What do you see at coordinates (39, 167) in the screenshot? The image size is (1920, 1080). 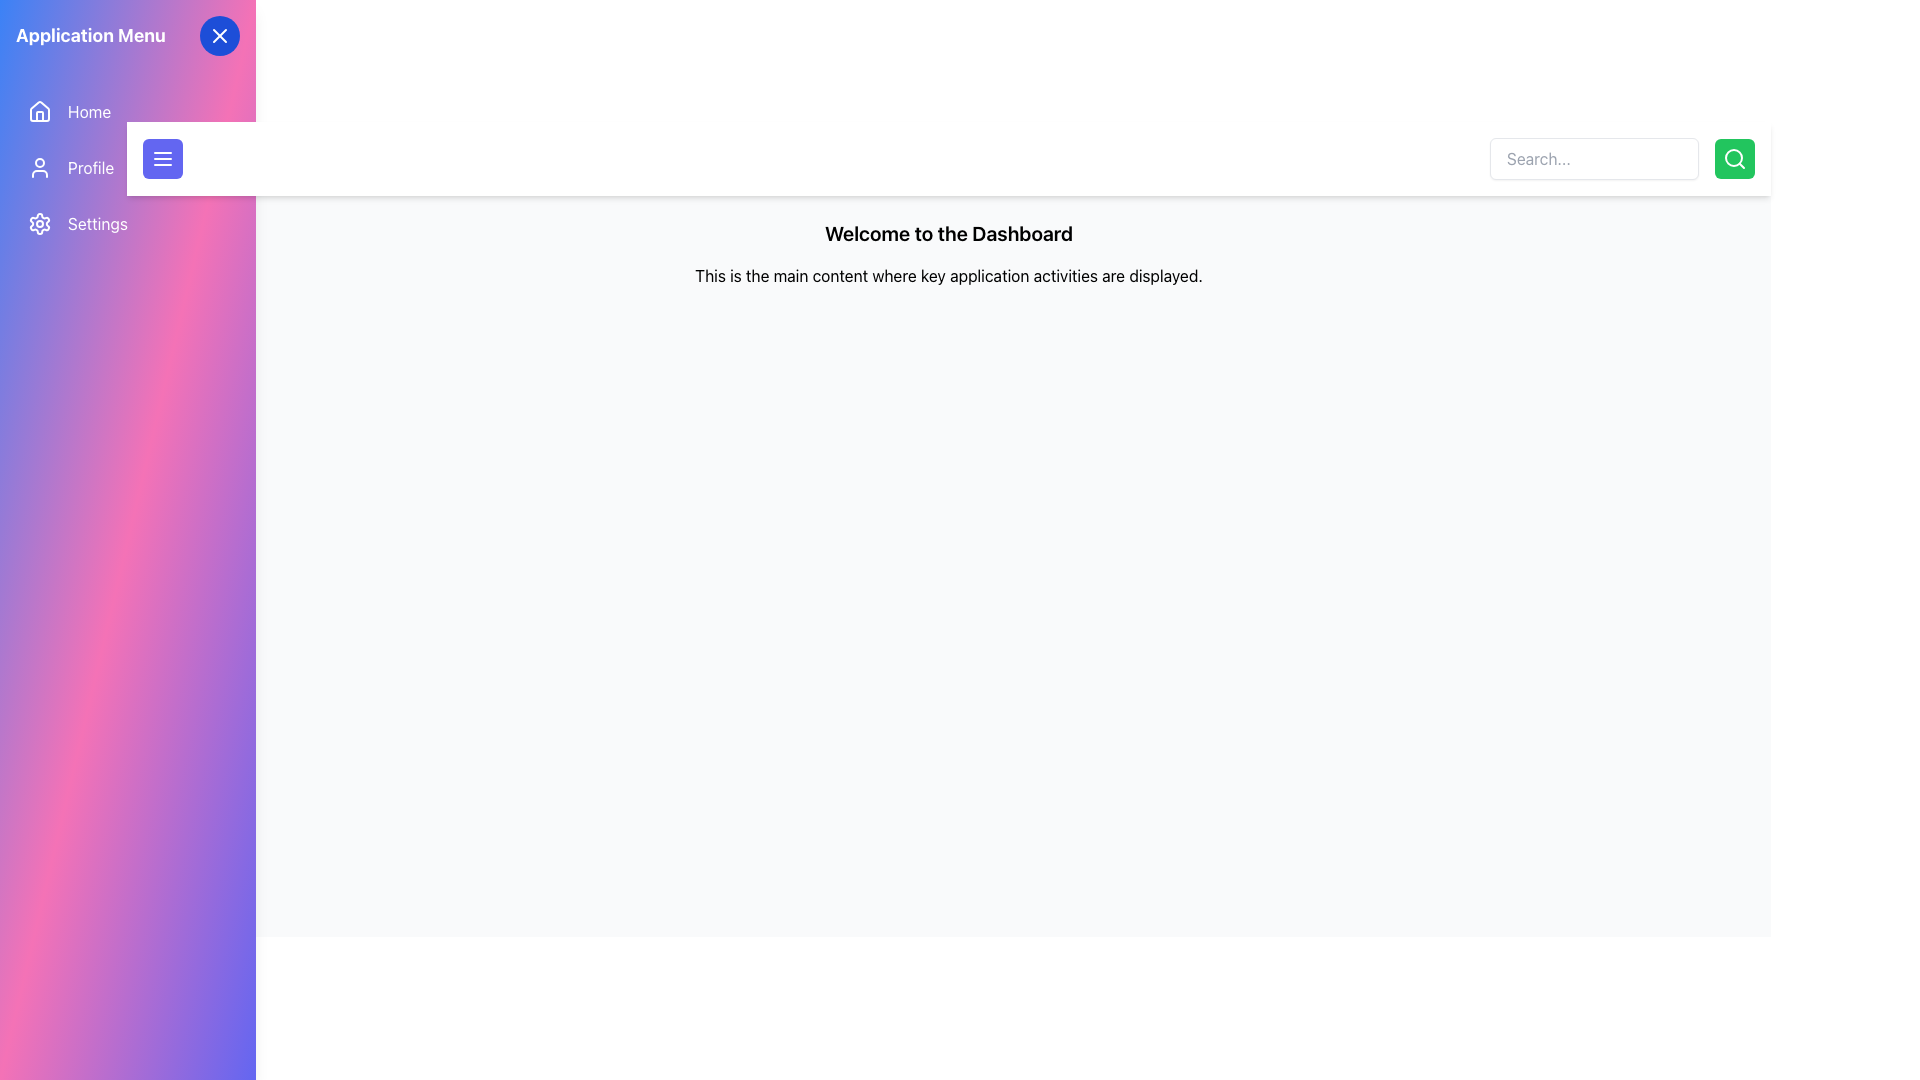 I see `the SVG user avatar icon located in the 'Profile' navigation menu on the left sidebar, which features a white line art design on a gradient background` at bounding box center [39, 167].